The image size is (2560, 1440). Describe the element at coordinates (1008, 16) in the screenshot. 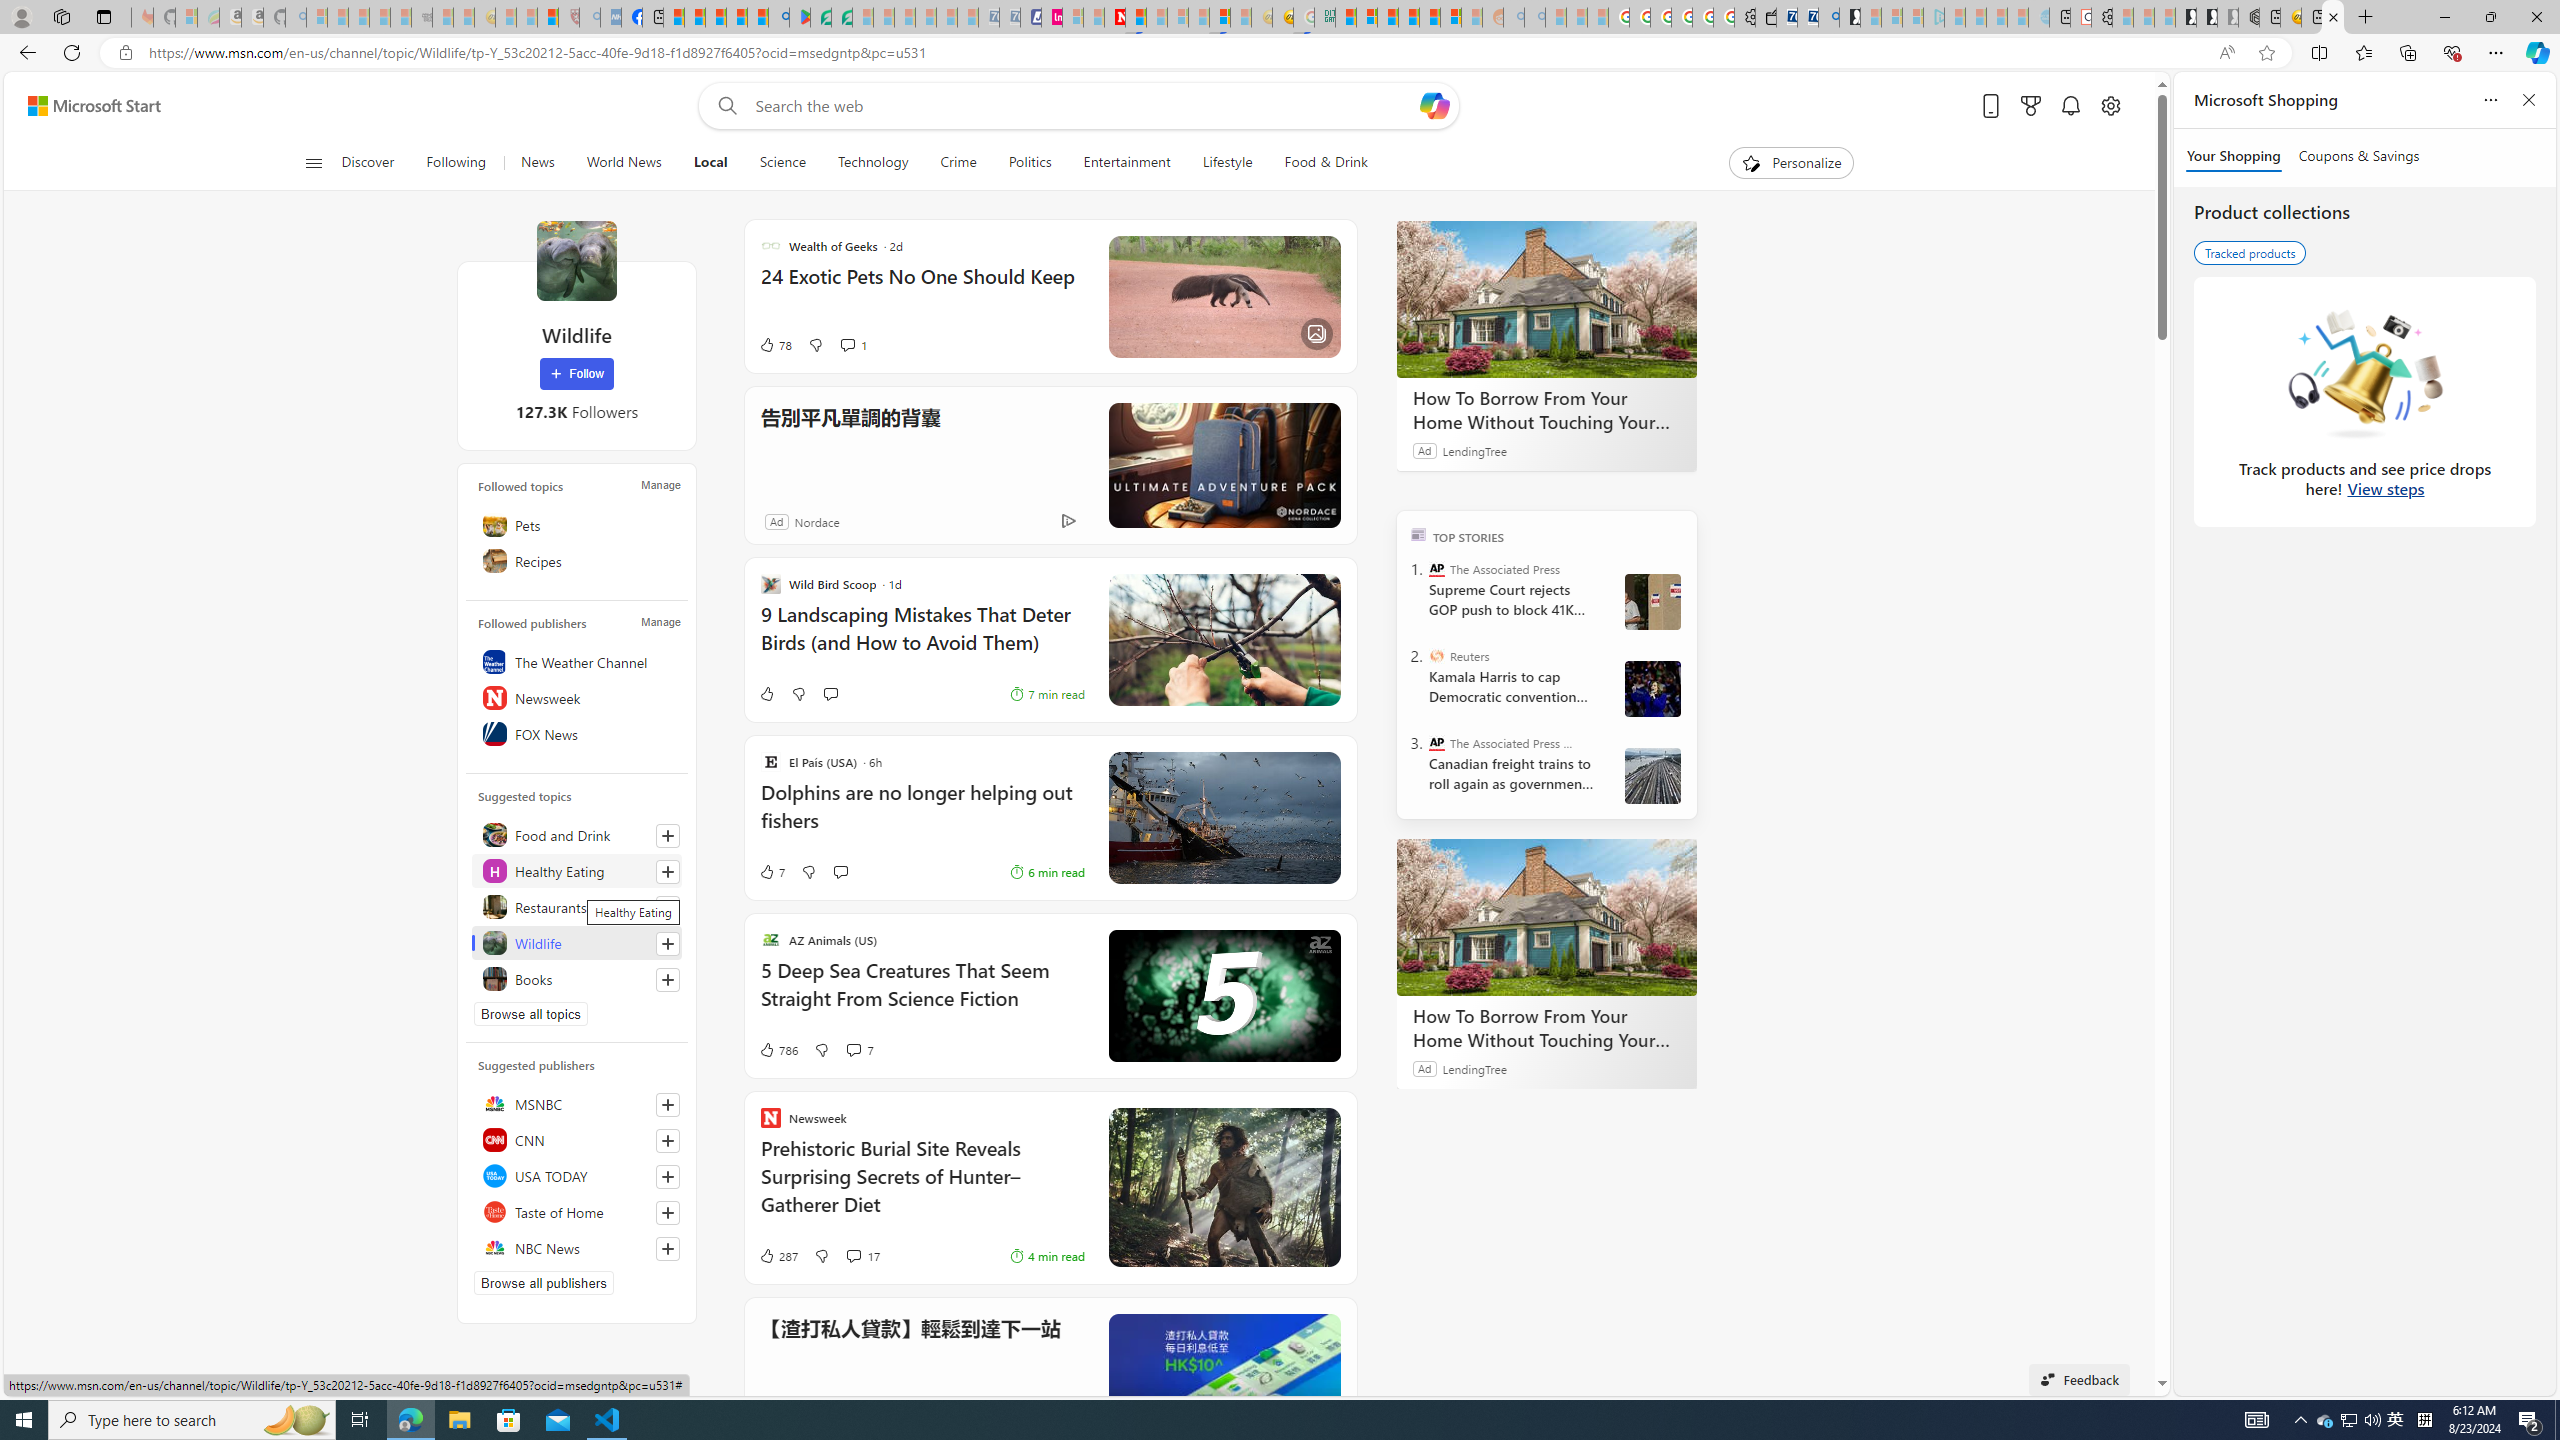

I see `'Cheap Hotels - Save70.com - Sleeping'` at that location.